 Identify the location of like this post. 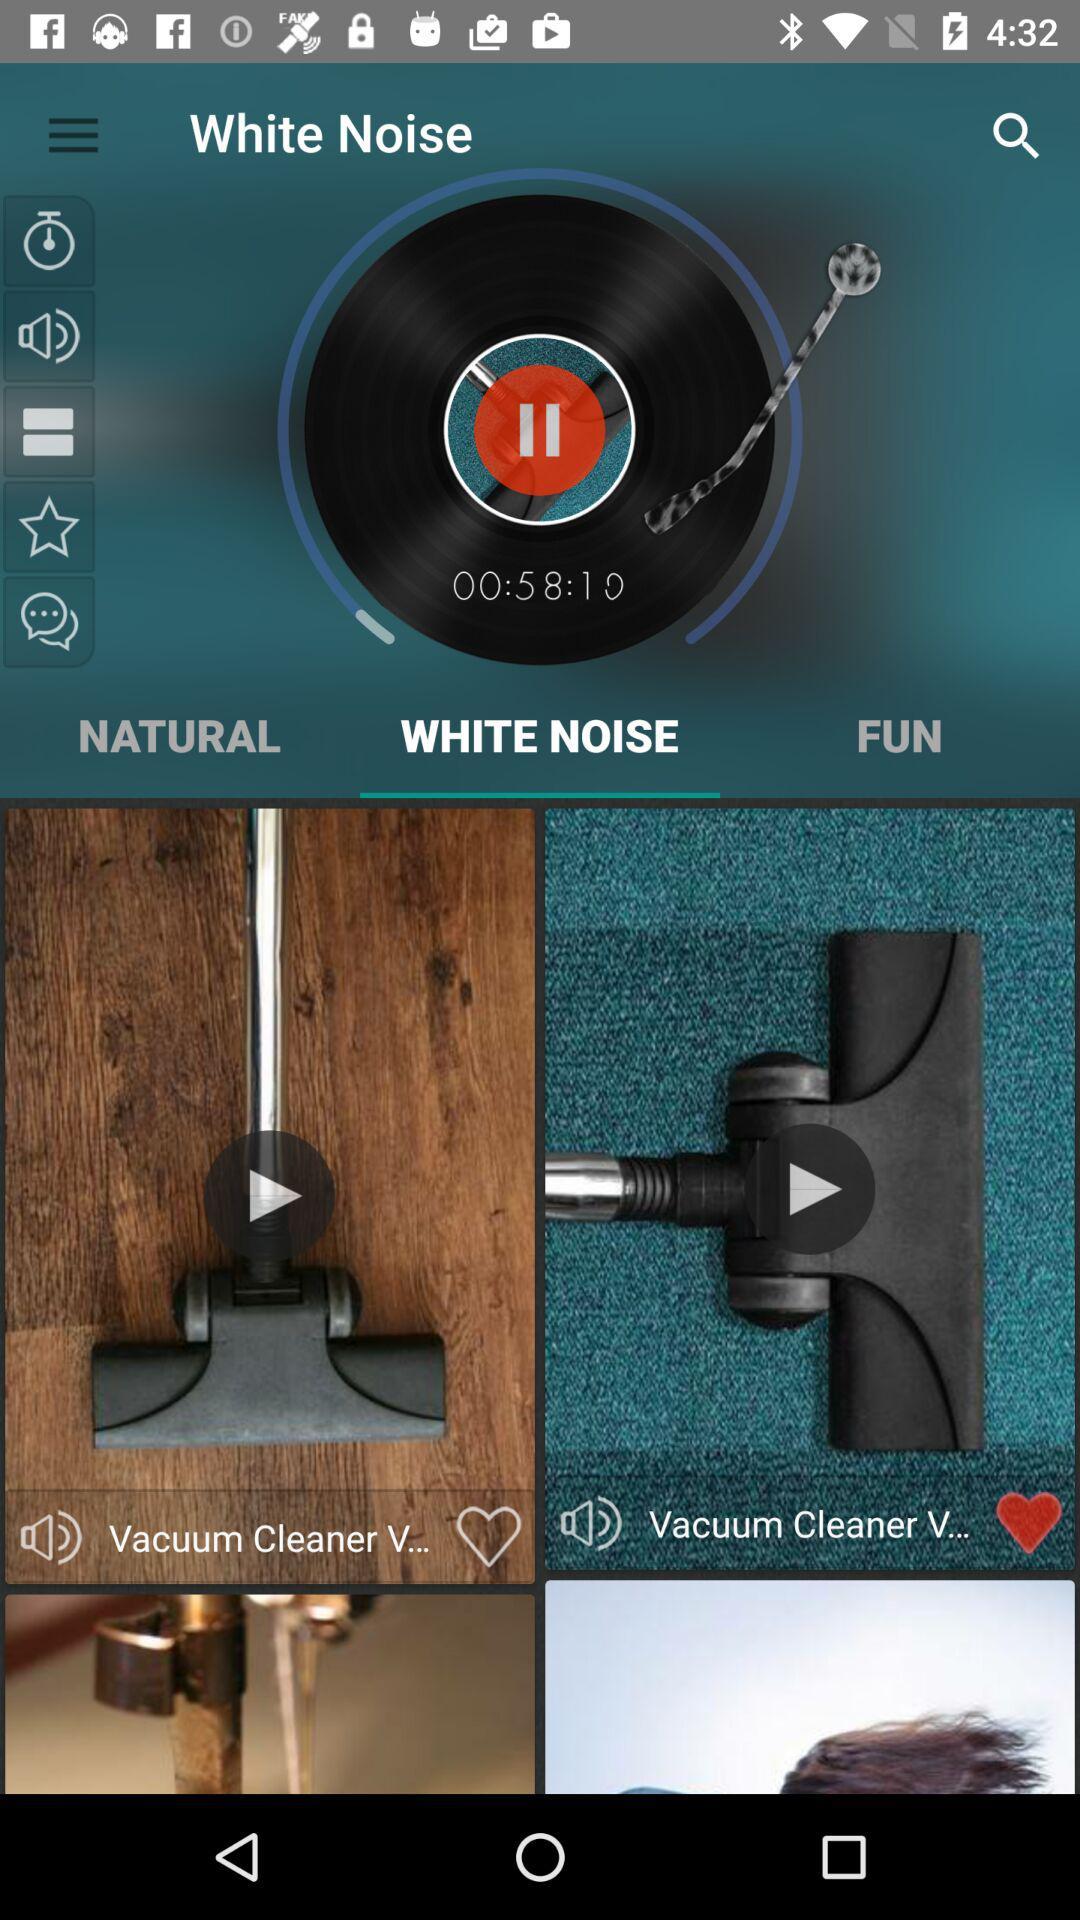
(489, 1536).